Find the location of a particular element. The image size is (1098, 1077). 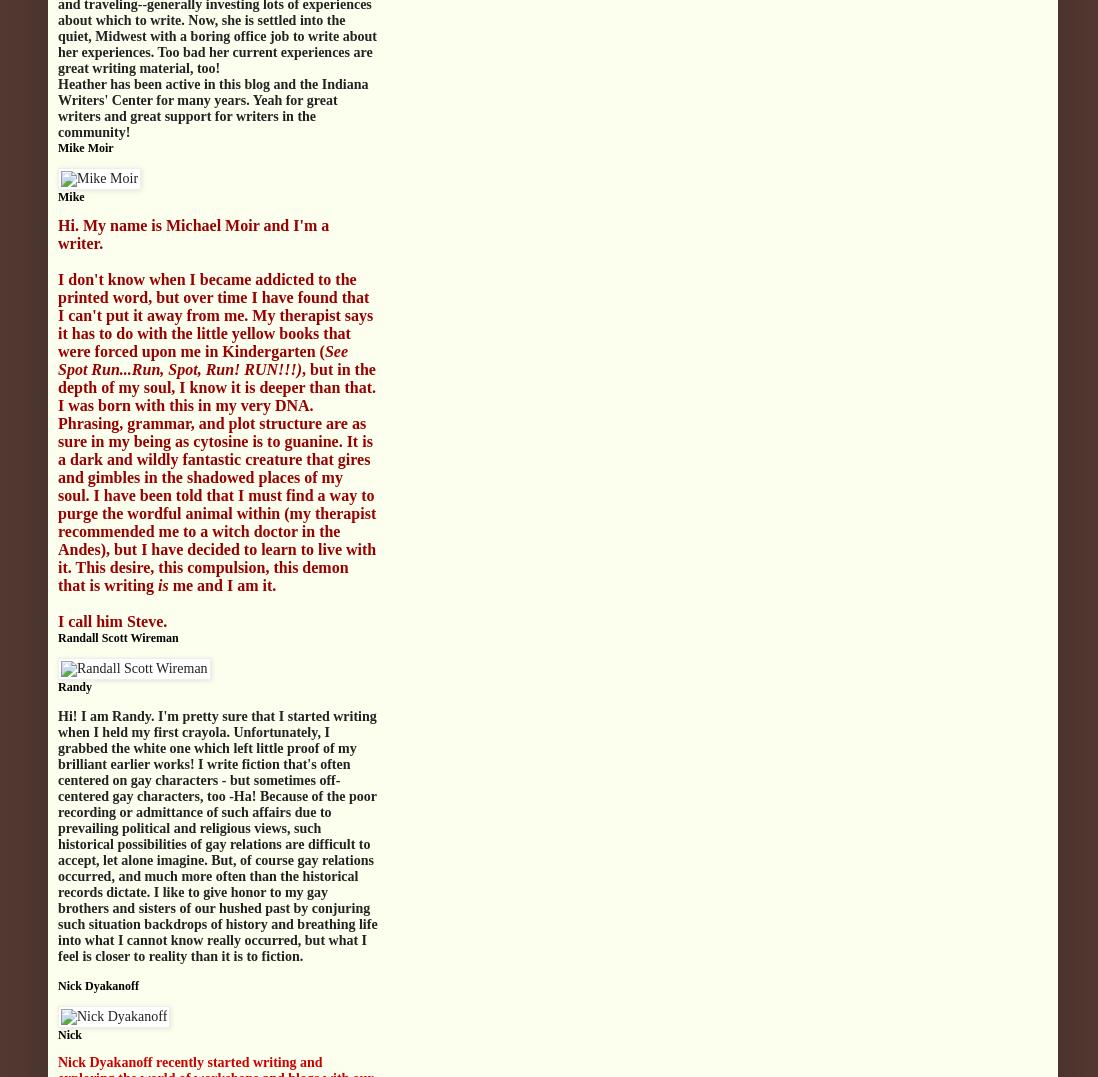

'Hi. My name is Michael Moir and I'm a writer.' is located at coordinates (192, 233).